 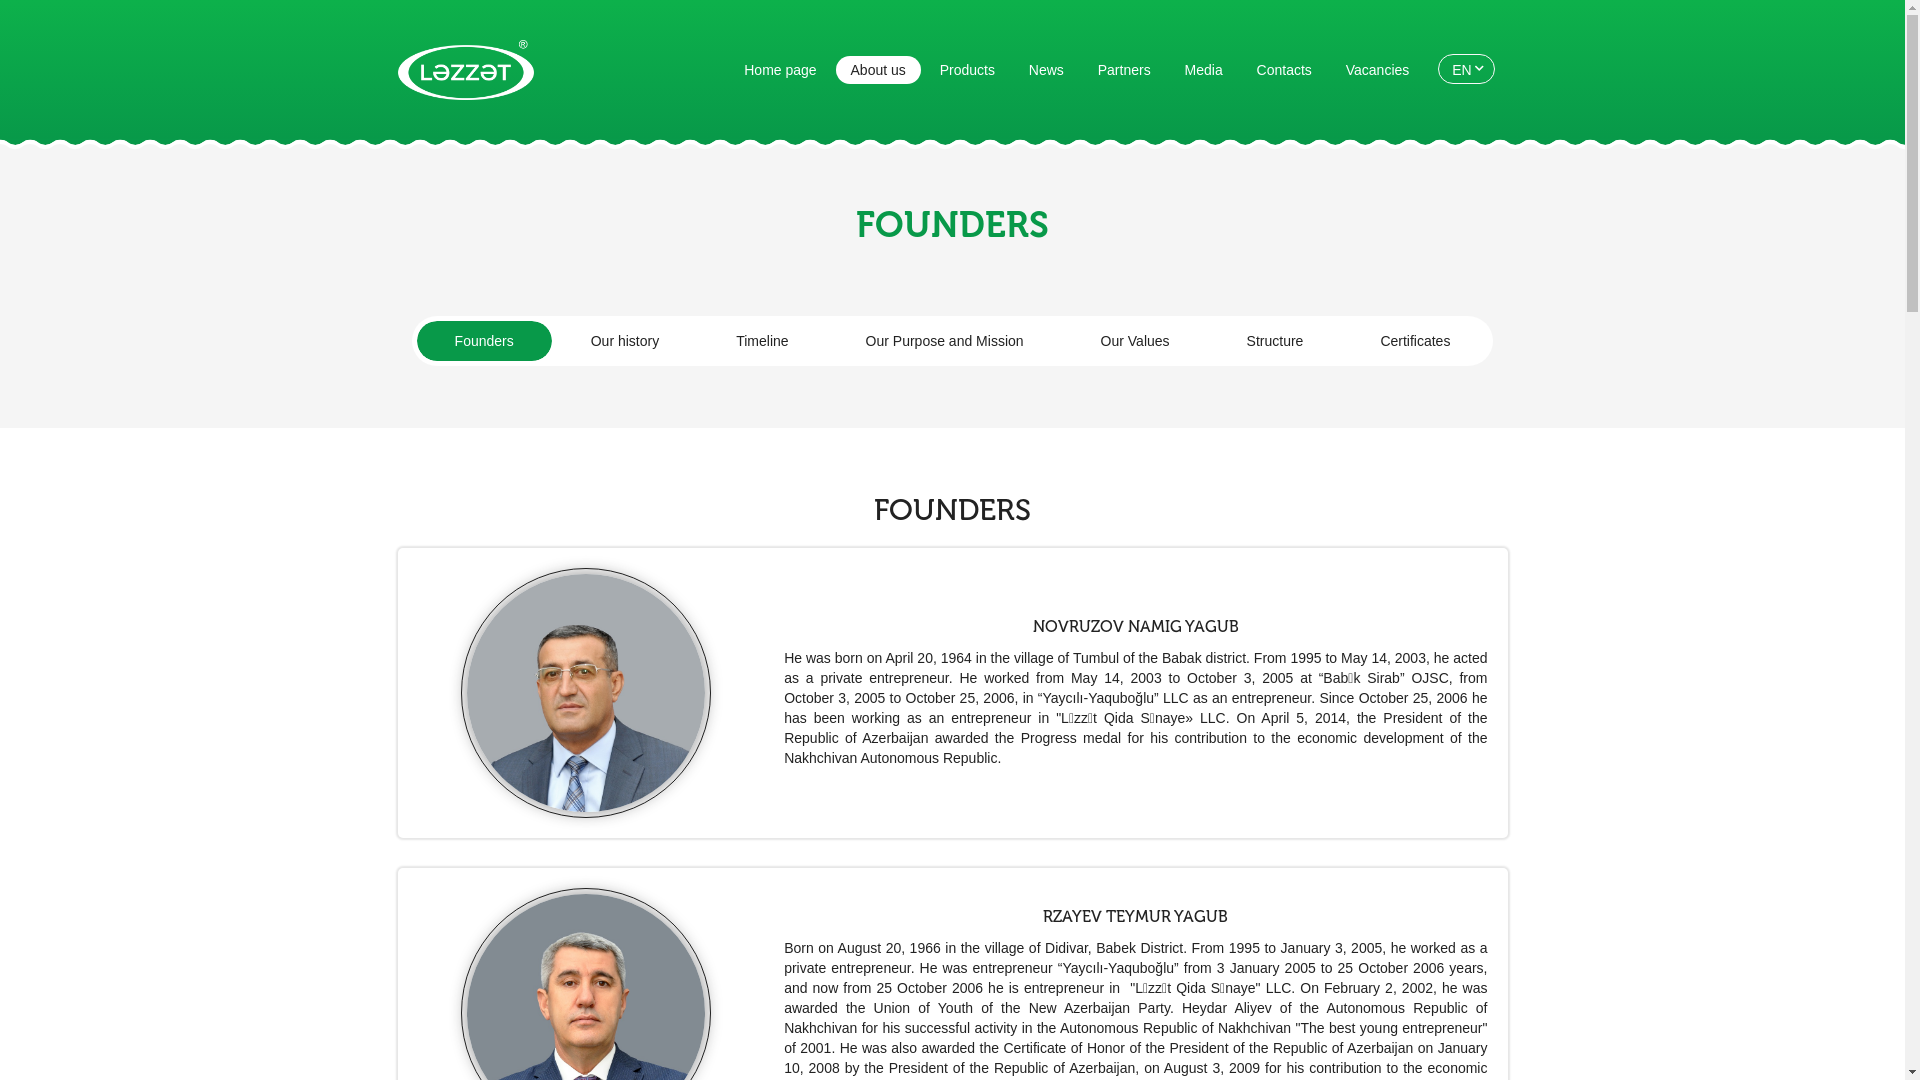 I want to click on 'Home page', so click(x=778, y=68).